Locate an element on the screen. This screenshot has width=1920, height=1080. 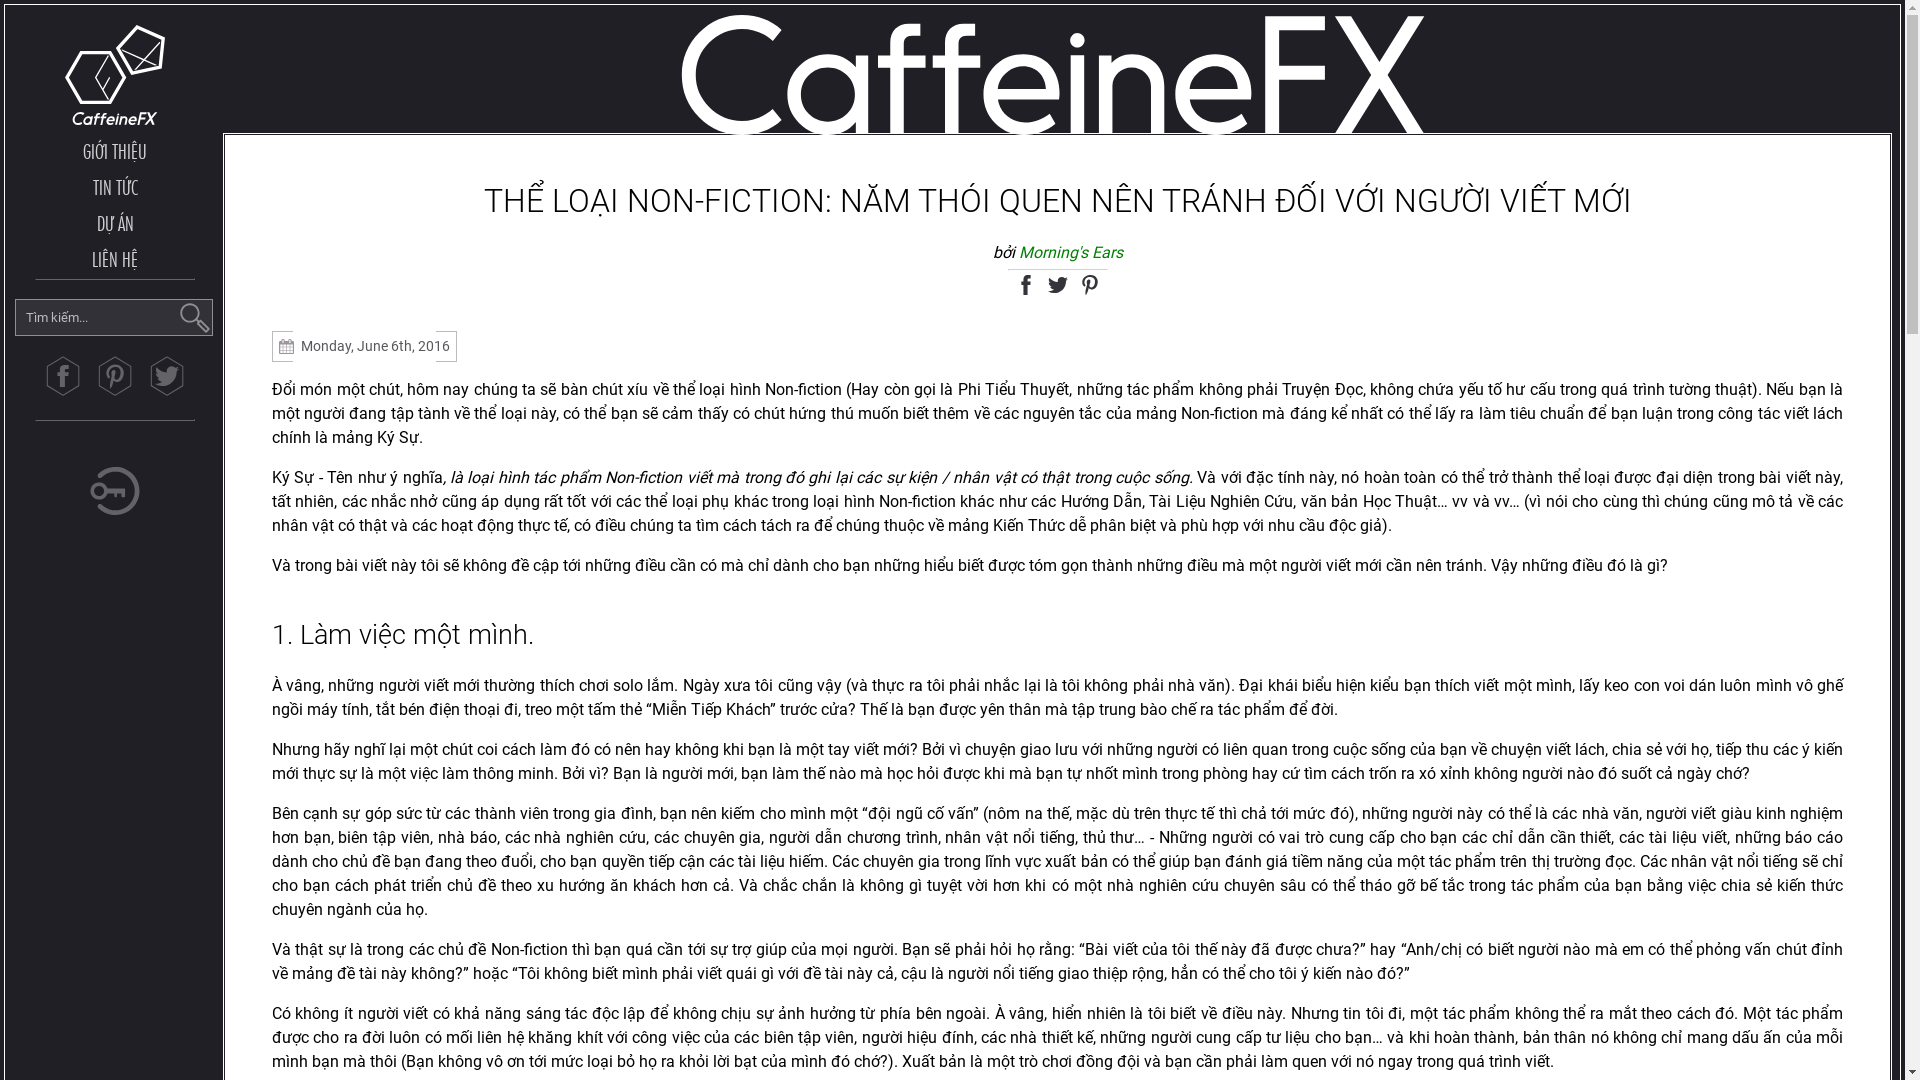
'Morning's Ears' is located at coordinates (1017, 251).